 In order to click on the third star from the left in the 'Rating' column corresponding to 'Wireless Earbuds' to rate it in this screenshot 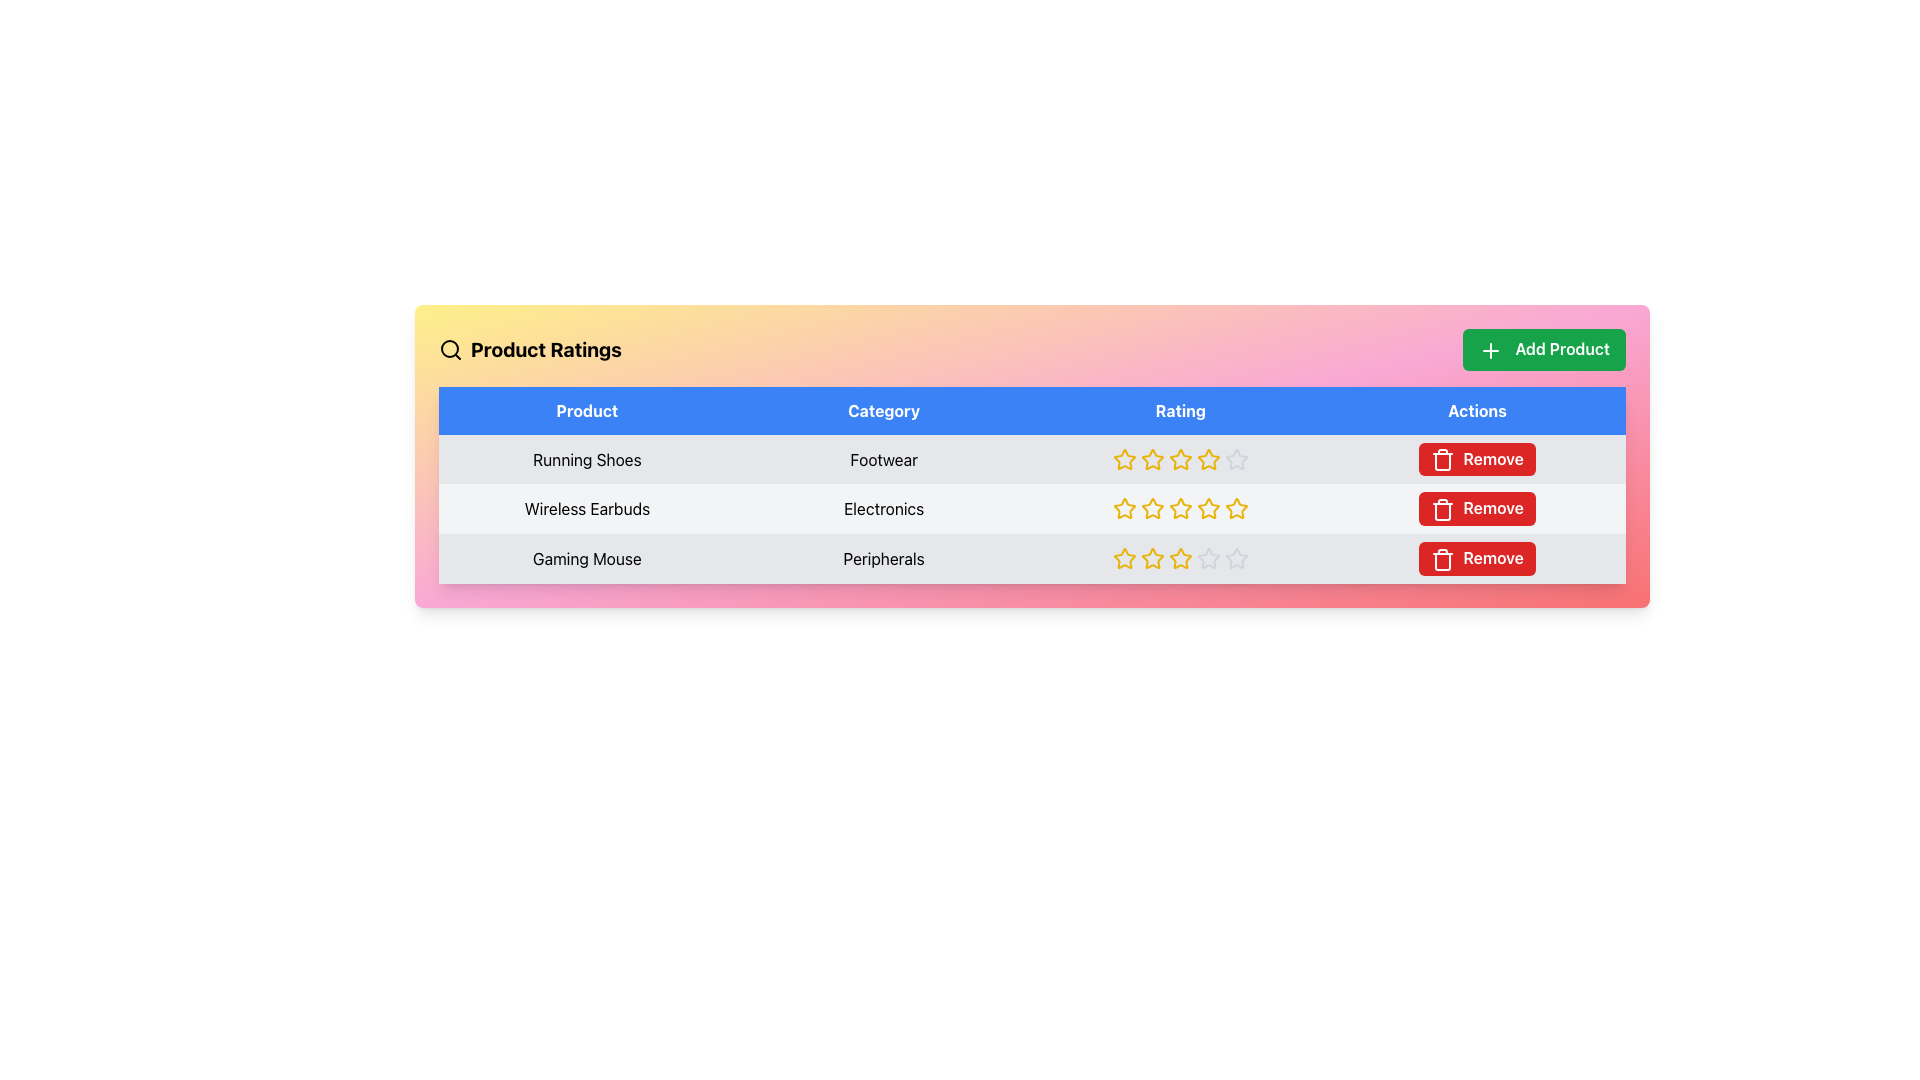, I will do `click(1124, 508)`.